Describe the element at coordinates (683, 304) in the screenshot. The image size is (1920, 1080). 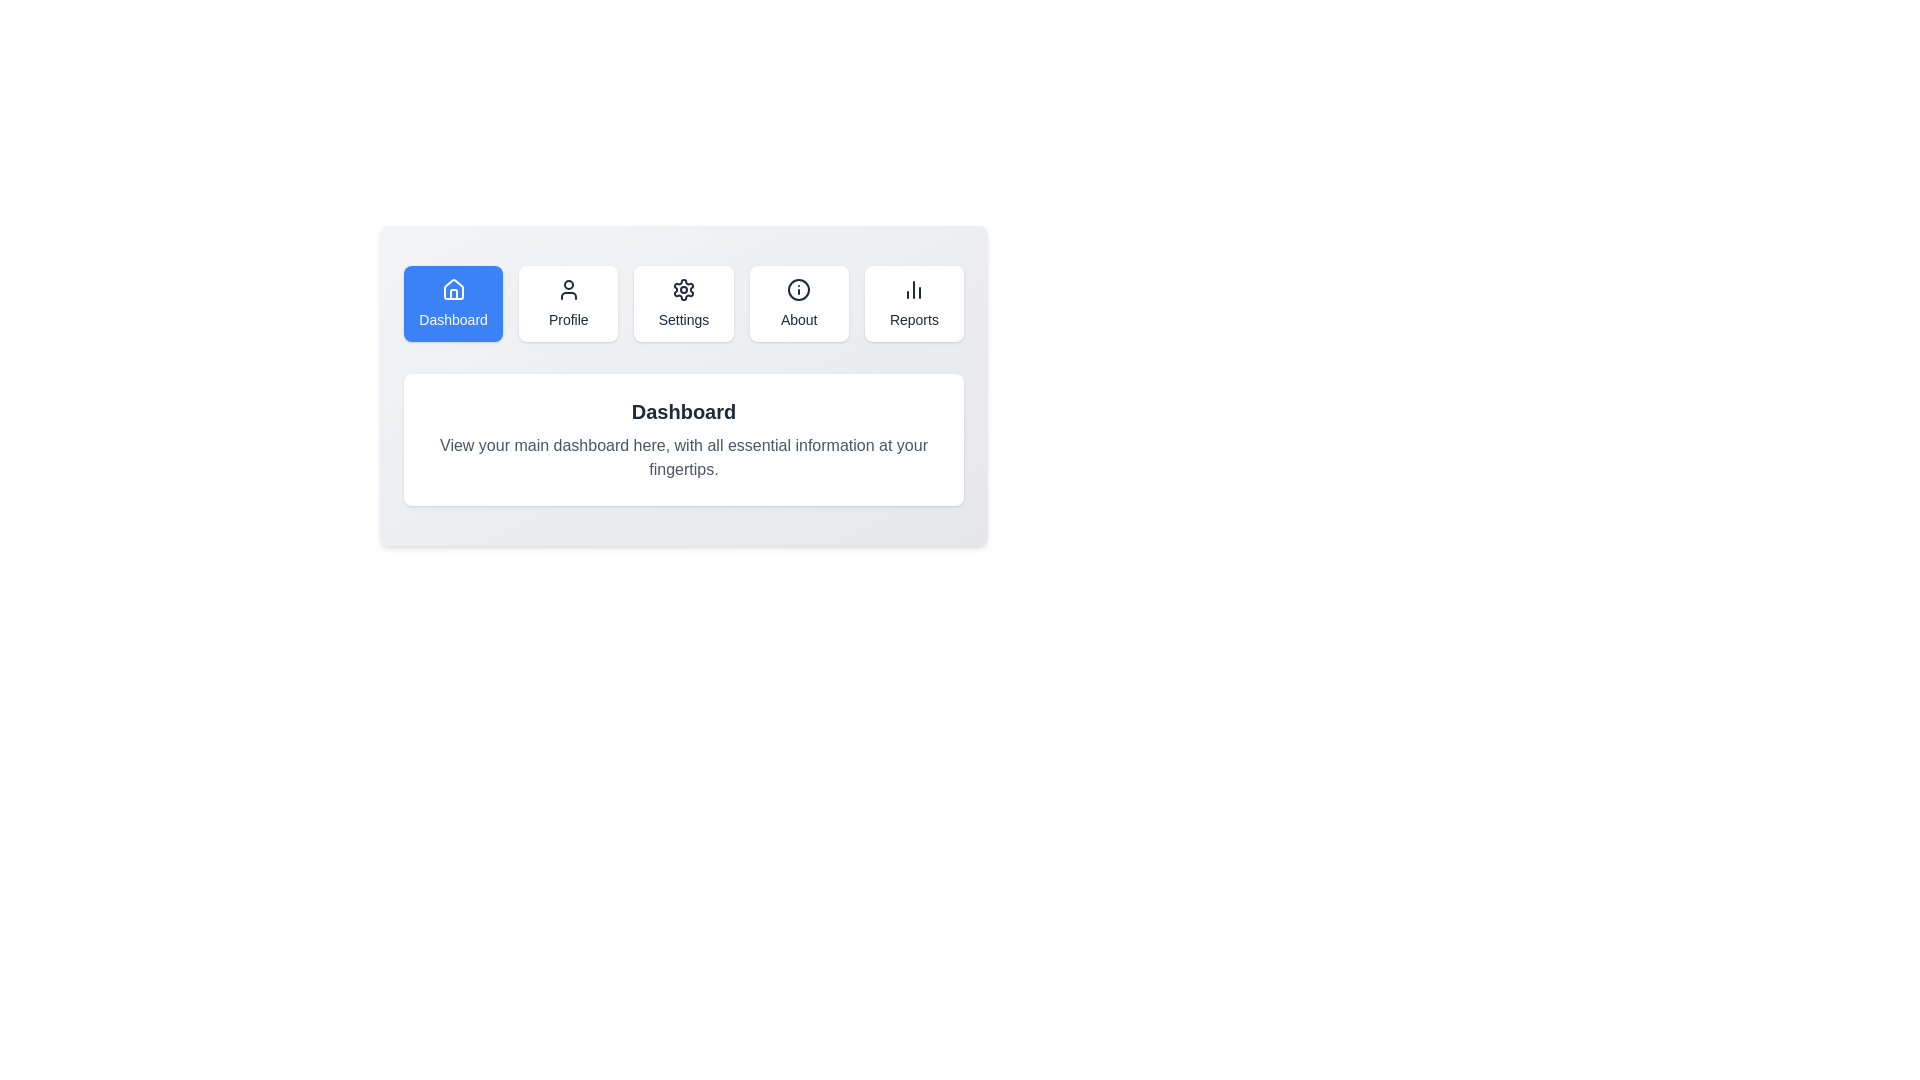
I see `the Settings button to observe its effect` at that location.